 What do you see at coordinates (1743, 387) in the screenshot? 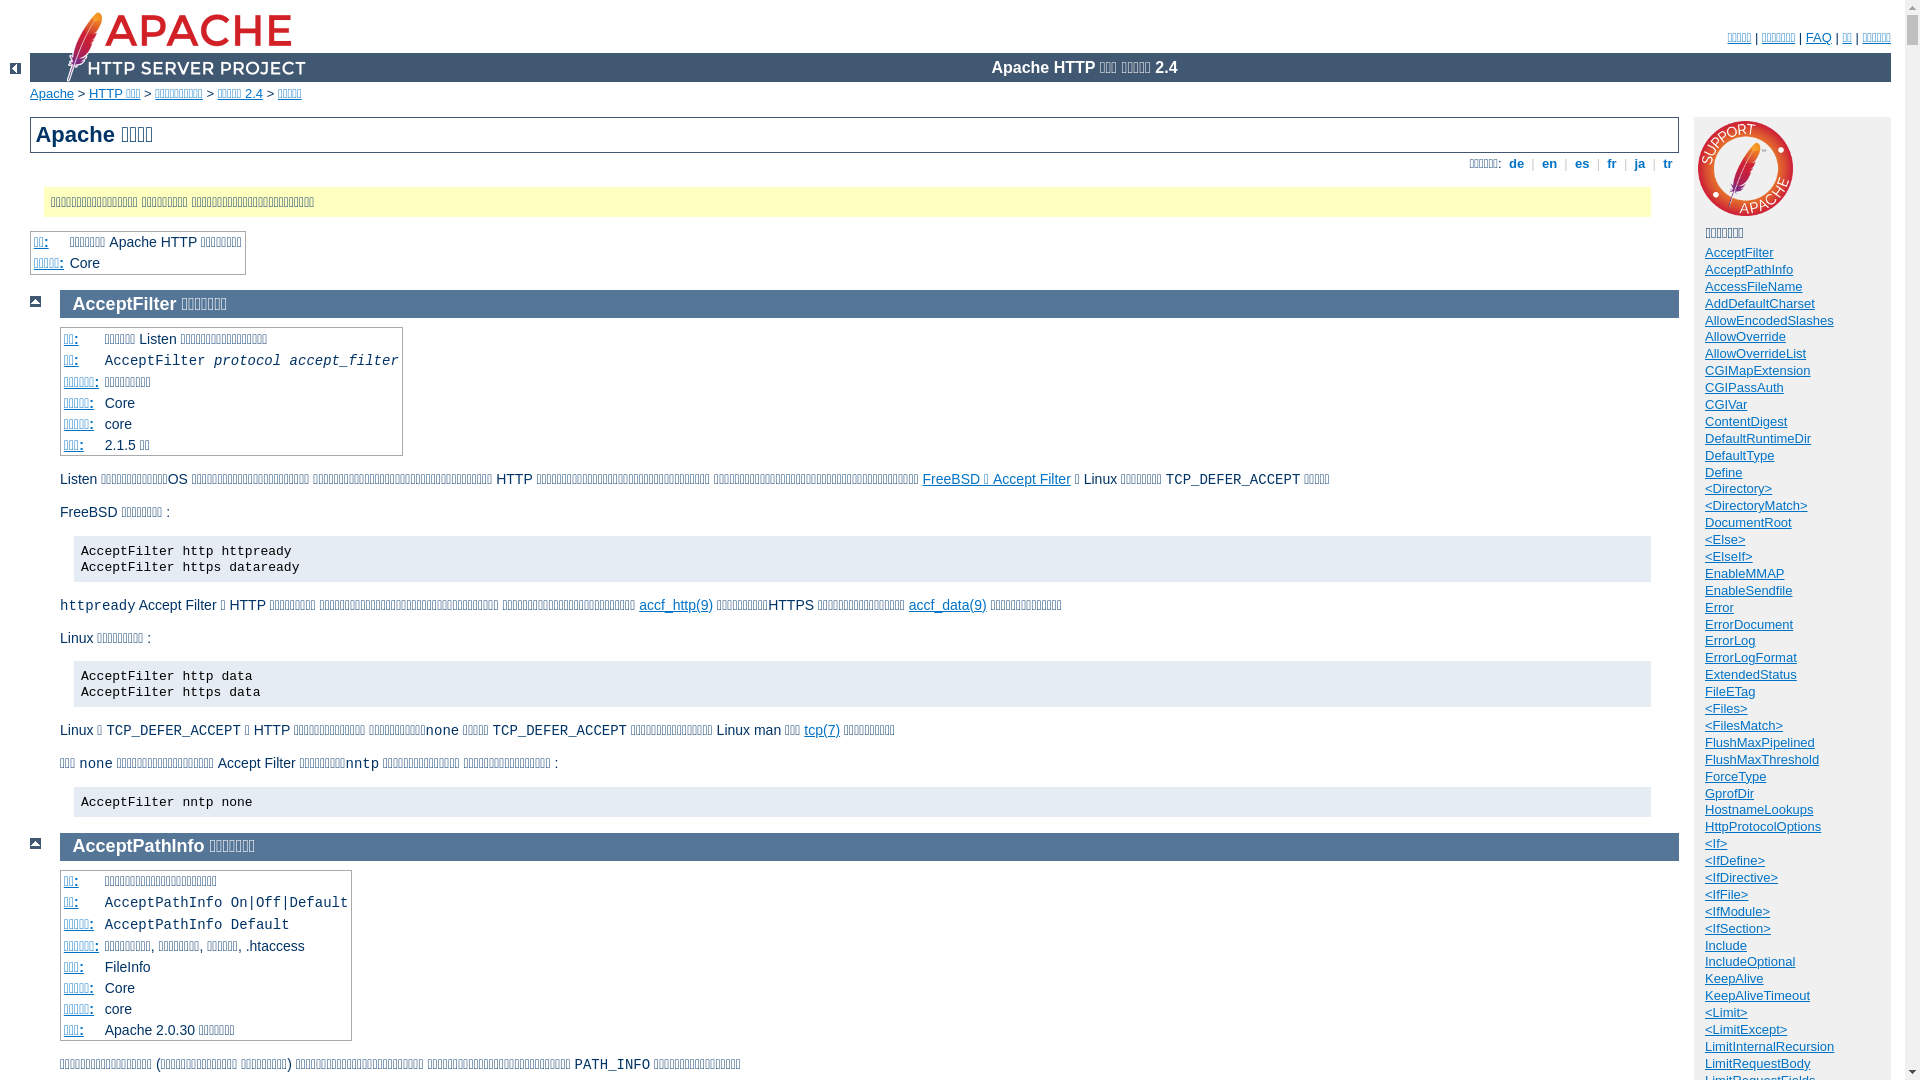
I see `'CGIPassAuth'` at bounding box center [1743, 387].